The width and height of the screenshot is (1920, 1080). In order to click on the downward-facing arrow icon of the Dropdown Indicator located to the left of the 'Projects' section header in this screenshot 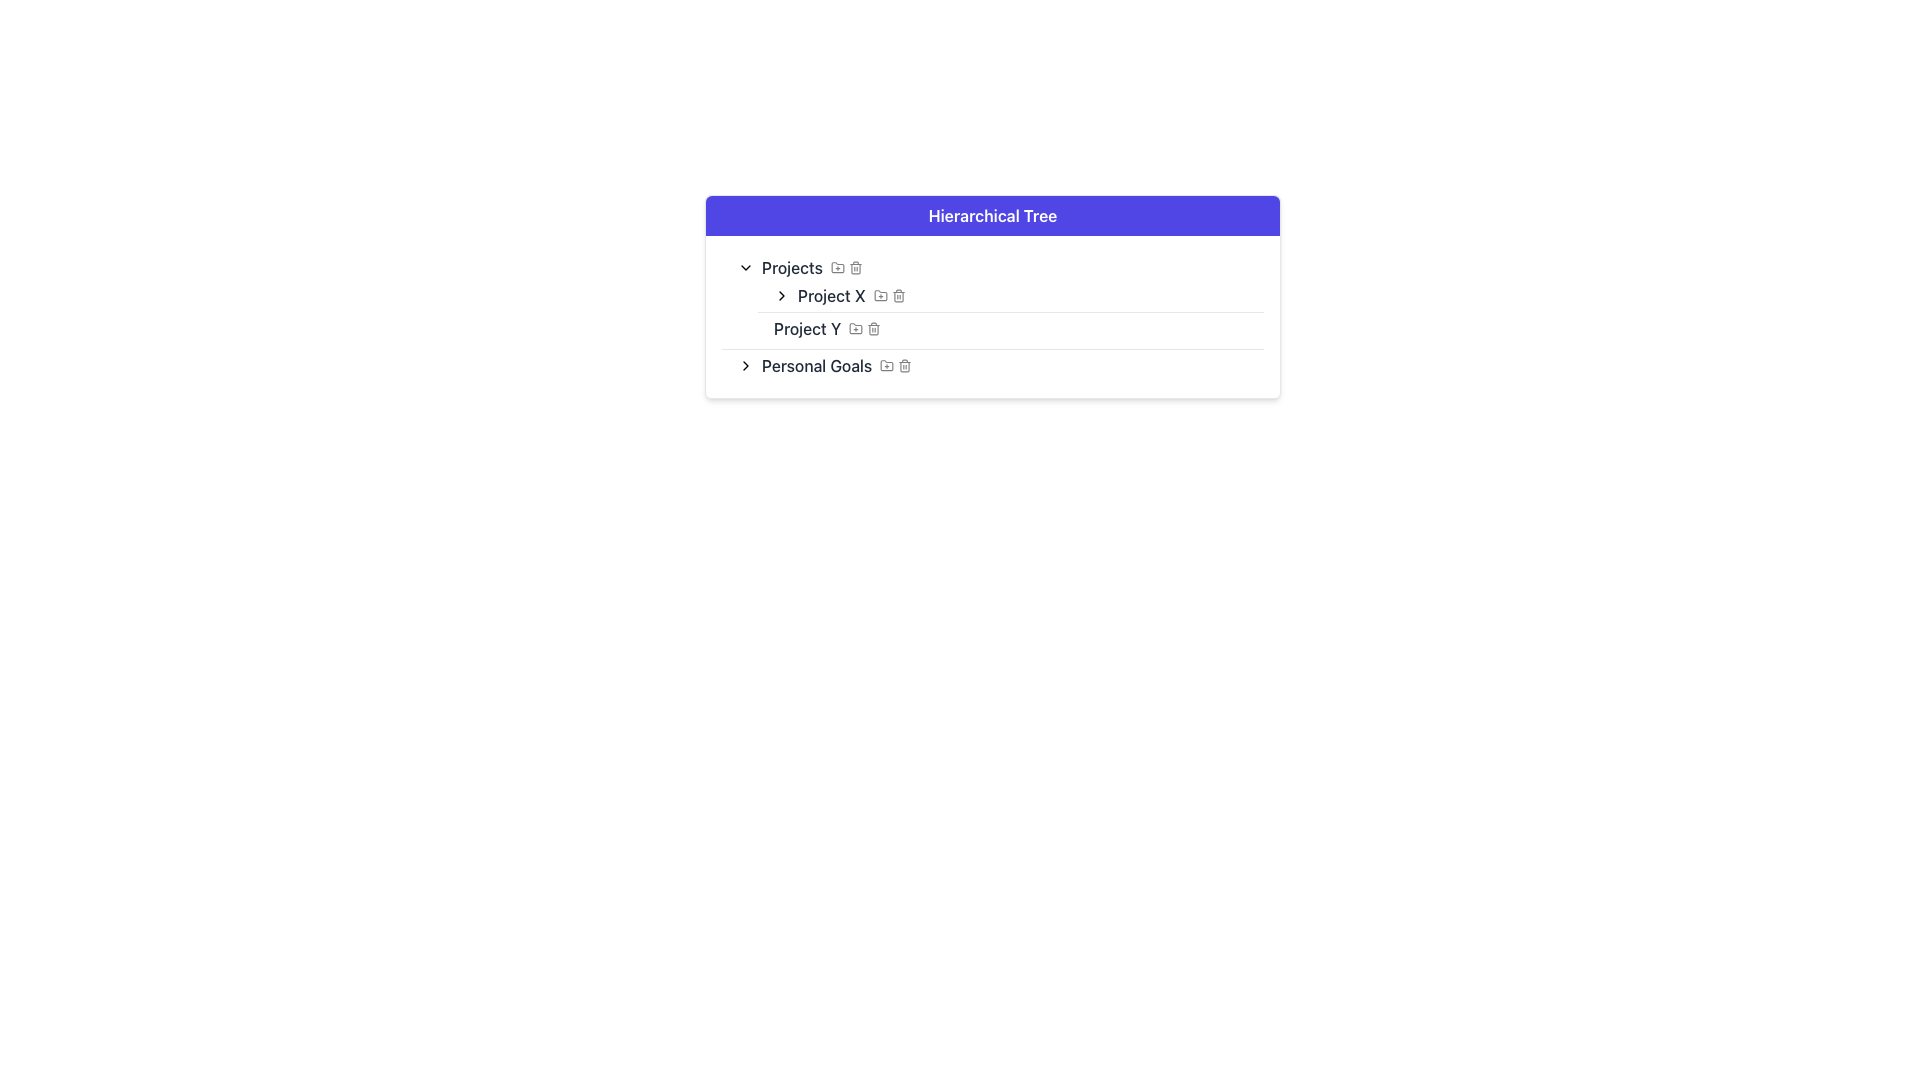, I will do `click(744, 266)`.